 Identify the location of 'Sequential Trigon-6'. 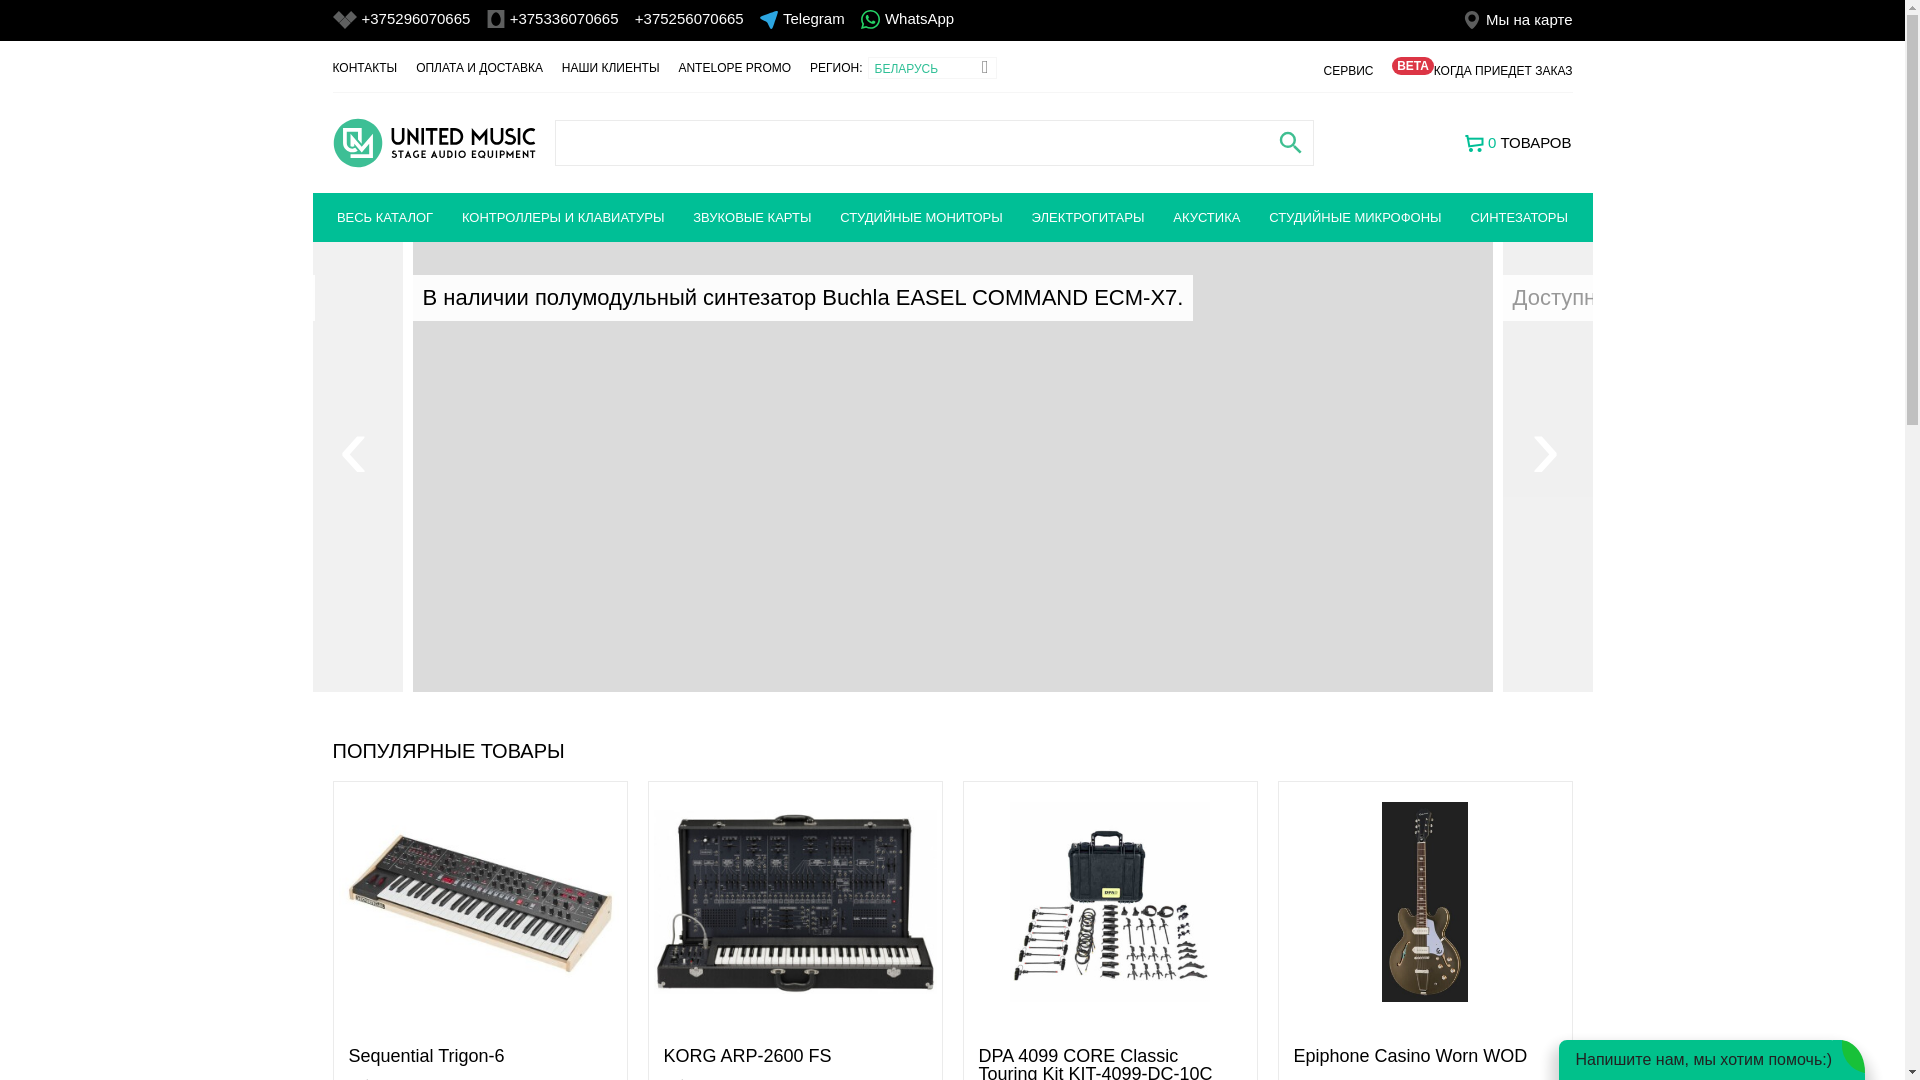
(425, 1055).